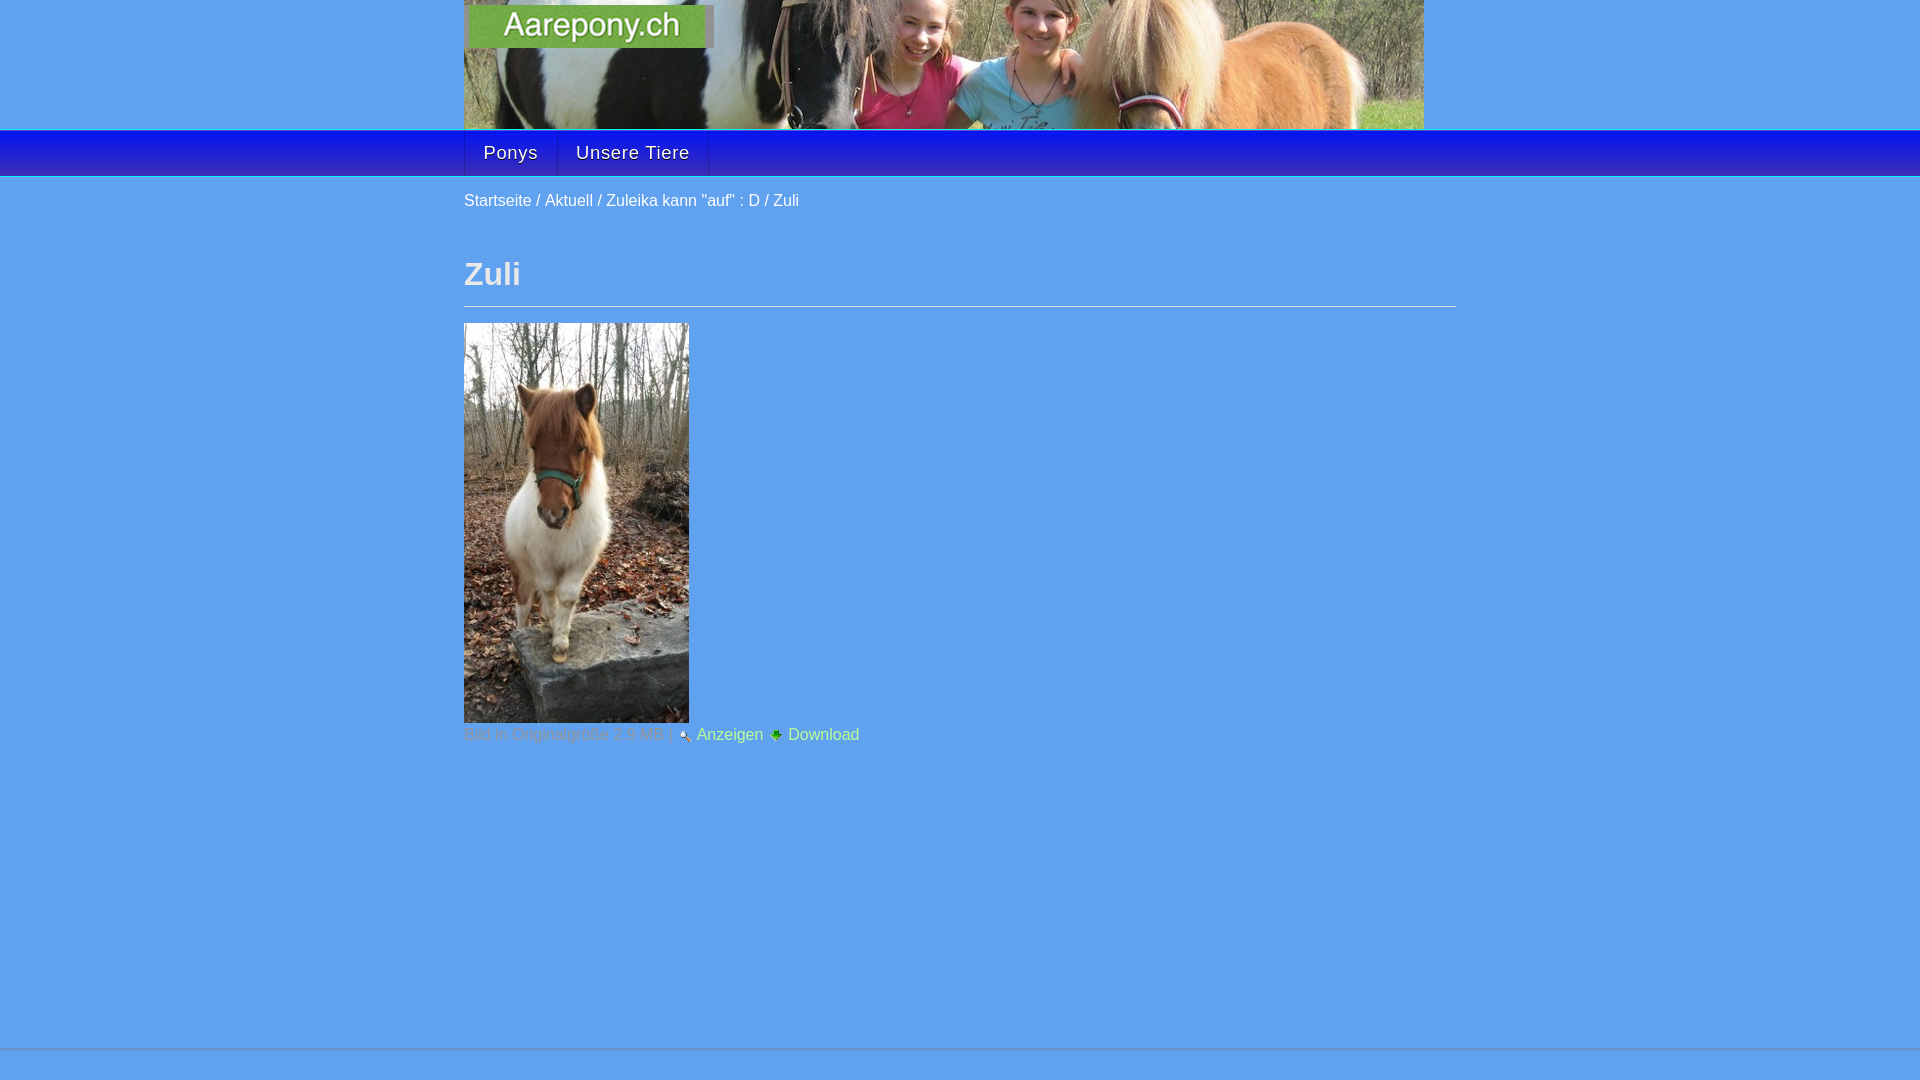 This screenshot has width=1920, height=1080. What do you see at coordinates (775, 735) in the screenshot?
I see `'Bild herunterladen'` at bounding box center [775, 735].